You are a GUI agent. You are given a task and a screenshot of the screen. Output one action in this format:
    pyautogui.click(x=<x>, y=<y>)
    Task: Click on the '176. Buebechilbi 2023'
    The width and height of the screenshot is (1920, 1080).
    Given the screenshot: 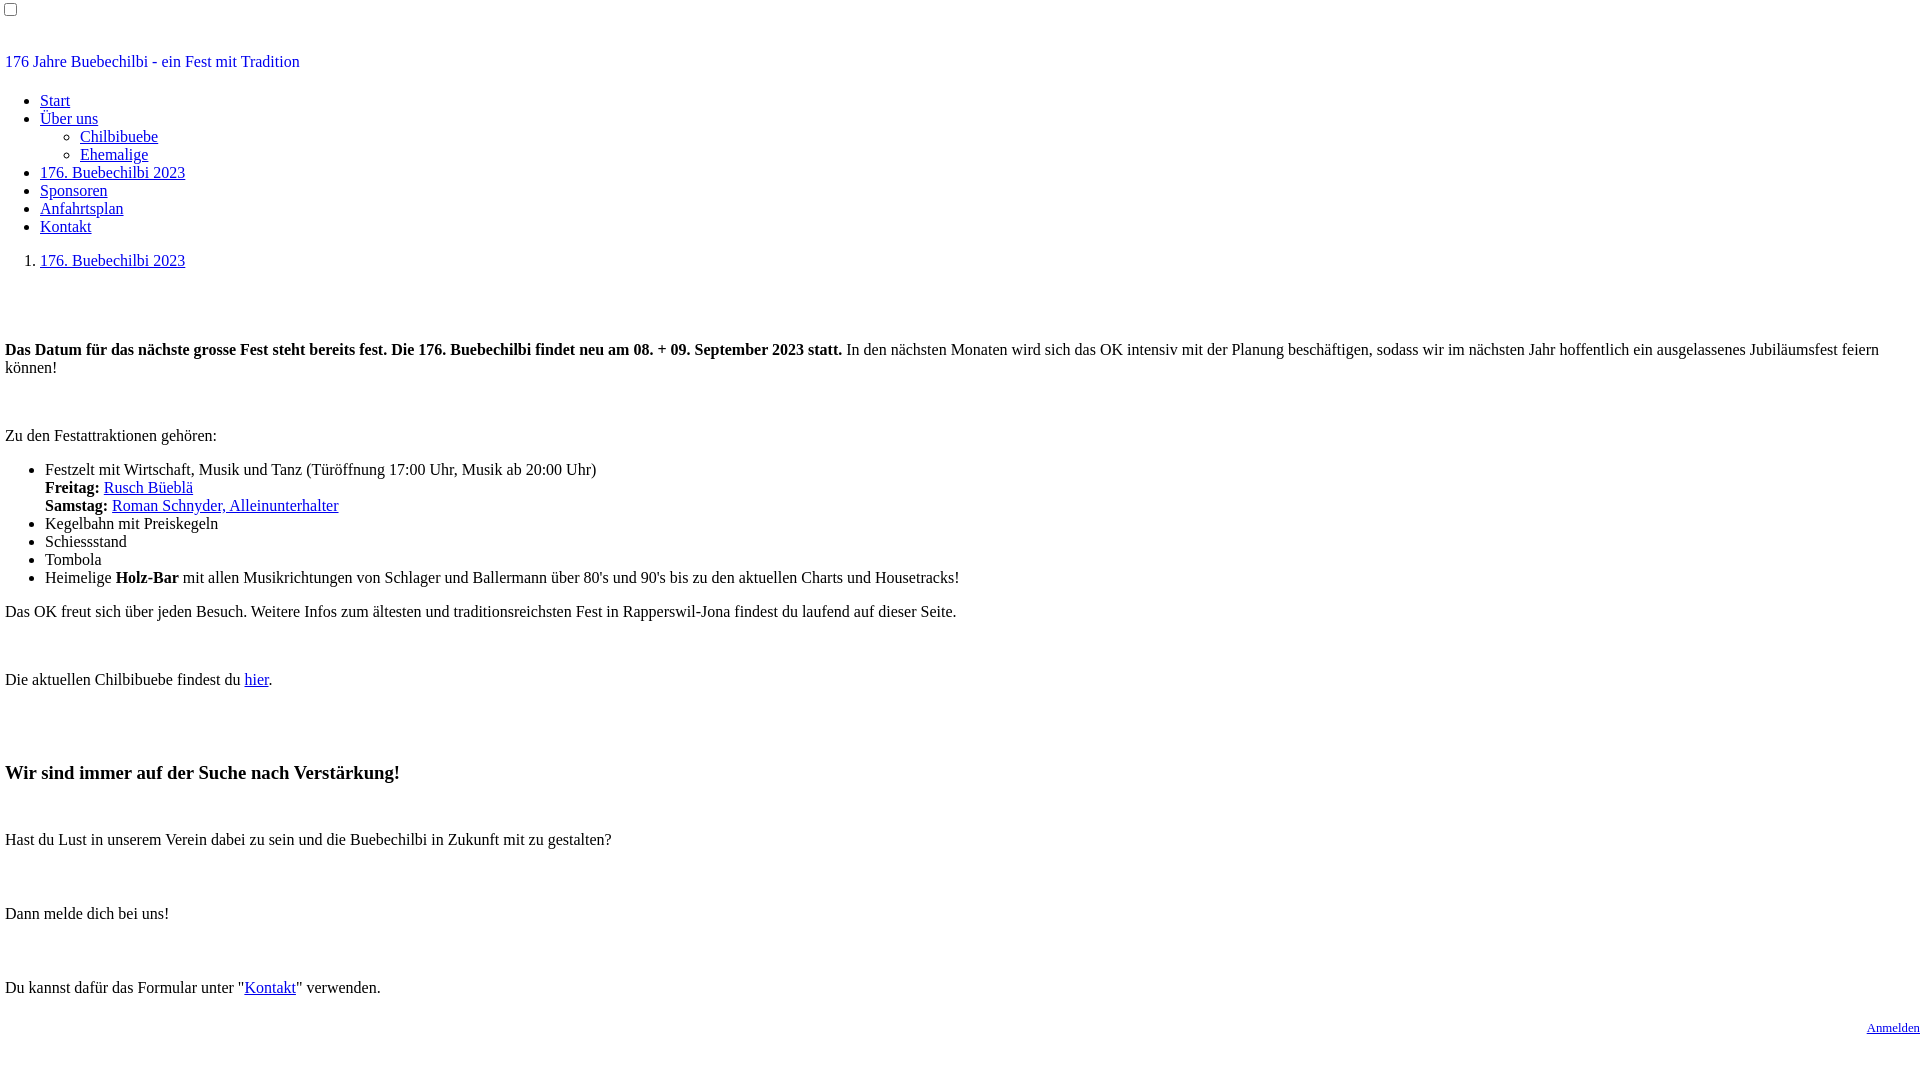 What is the action you would take?
    pyautogui.click(x=111, y=259)
    